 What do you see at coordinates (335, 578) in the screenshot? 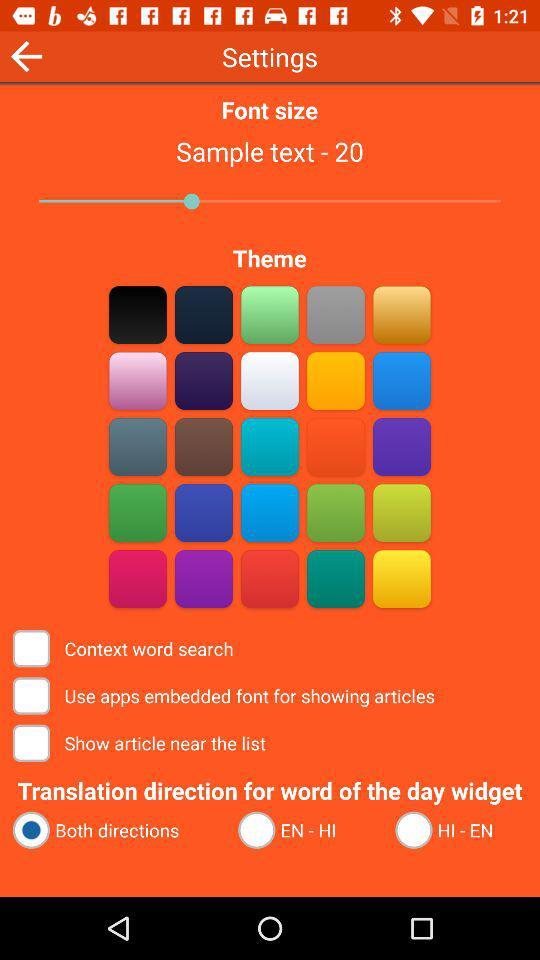
I see `specific color` at bounding box center [335, 578].